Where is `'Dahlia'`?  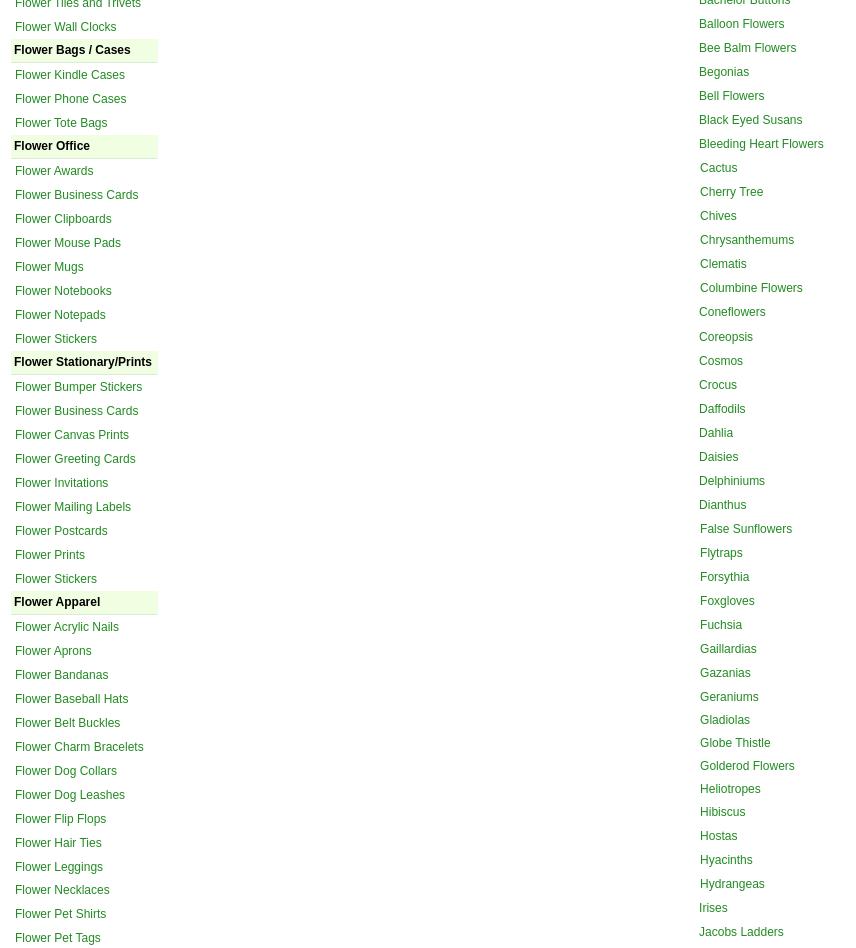 'Dahlia' is located at coordinates (698, 431).